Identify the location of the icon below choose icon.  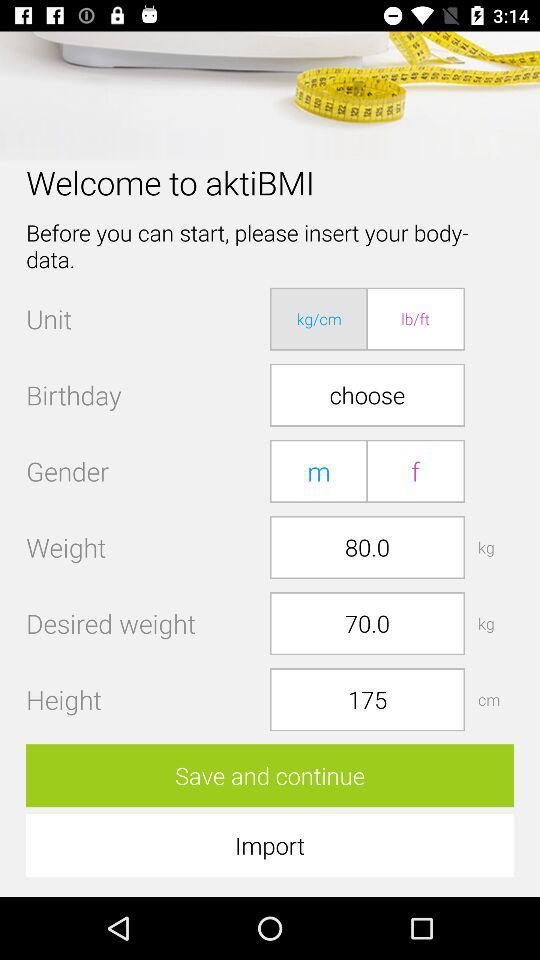
(414, 471).